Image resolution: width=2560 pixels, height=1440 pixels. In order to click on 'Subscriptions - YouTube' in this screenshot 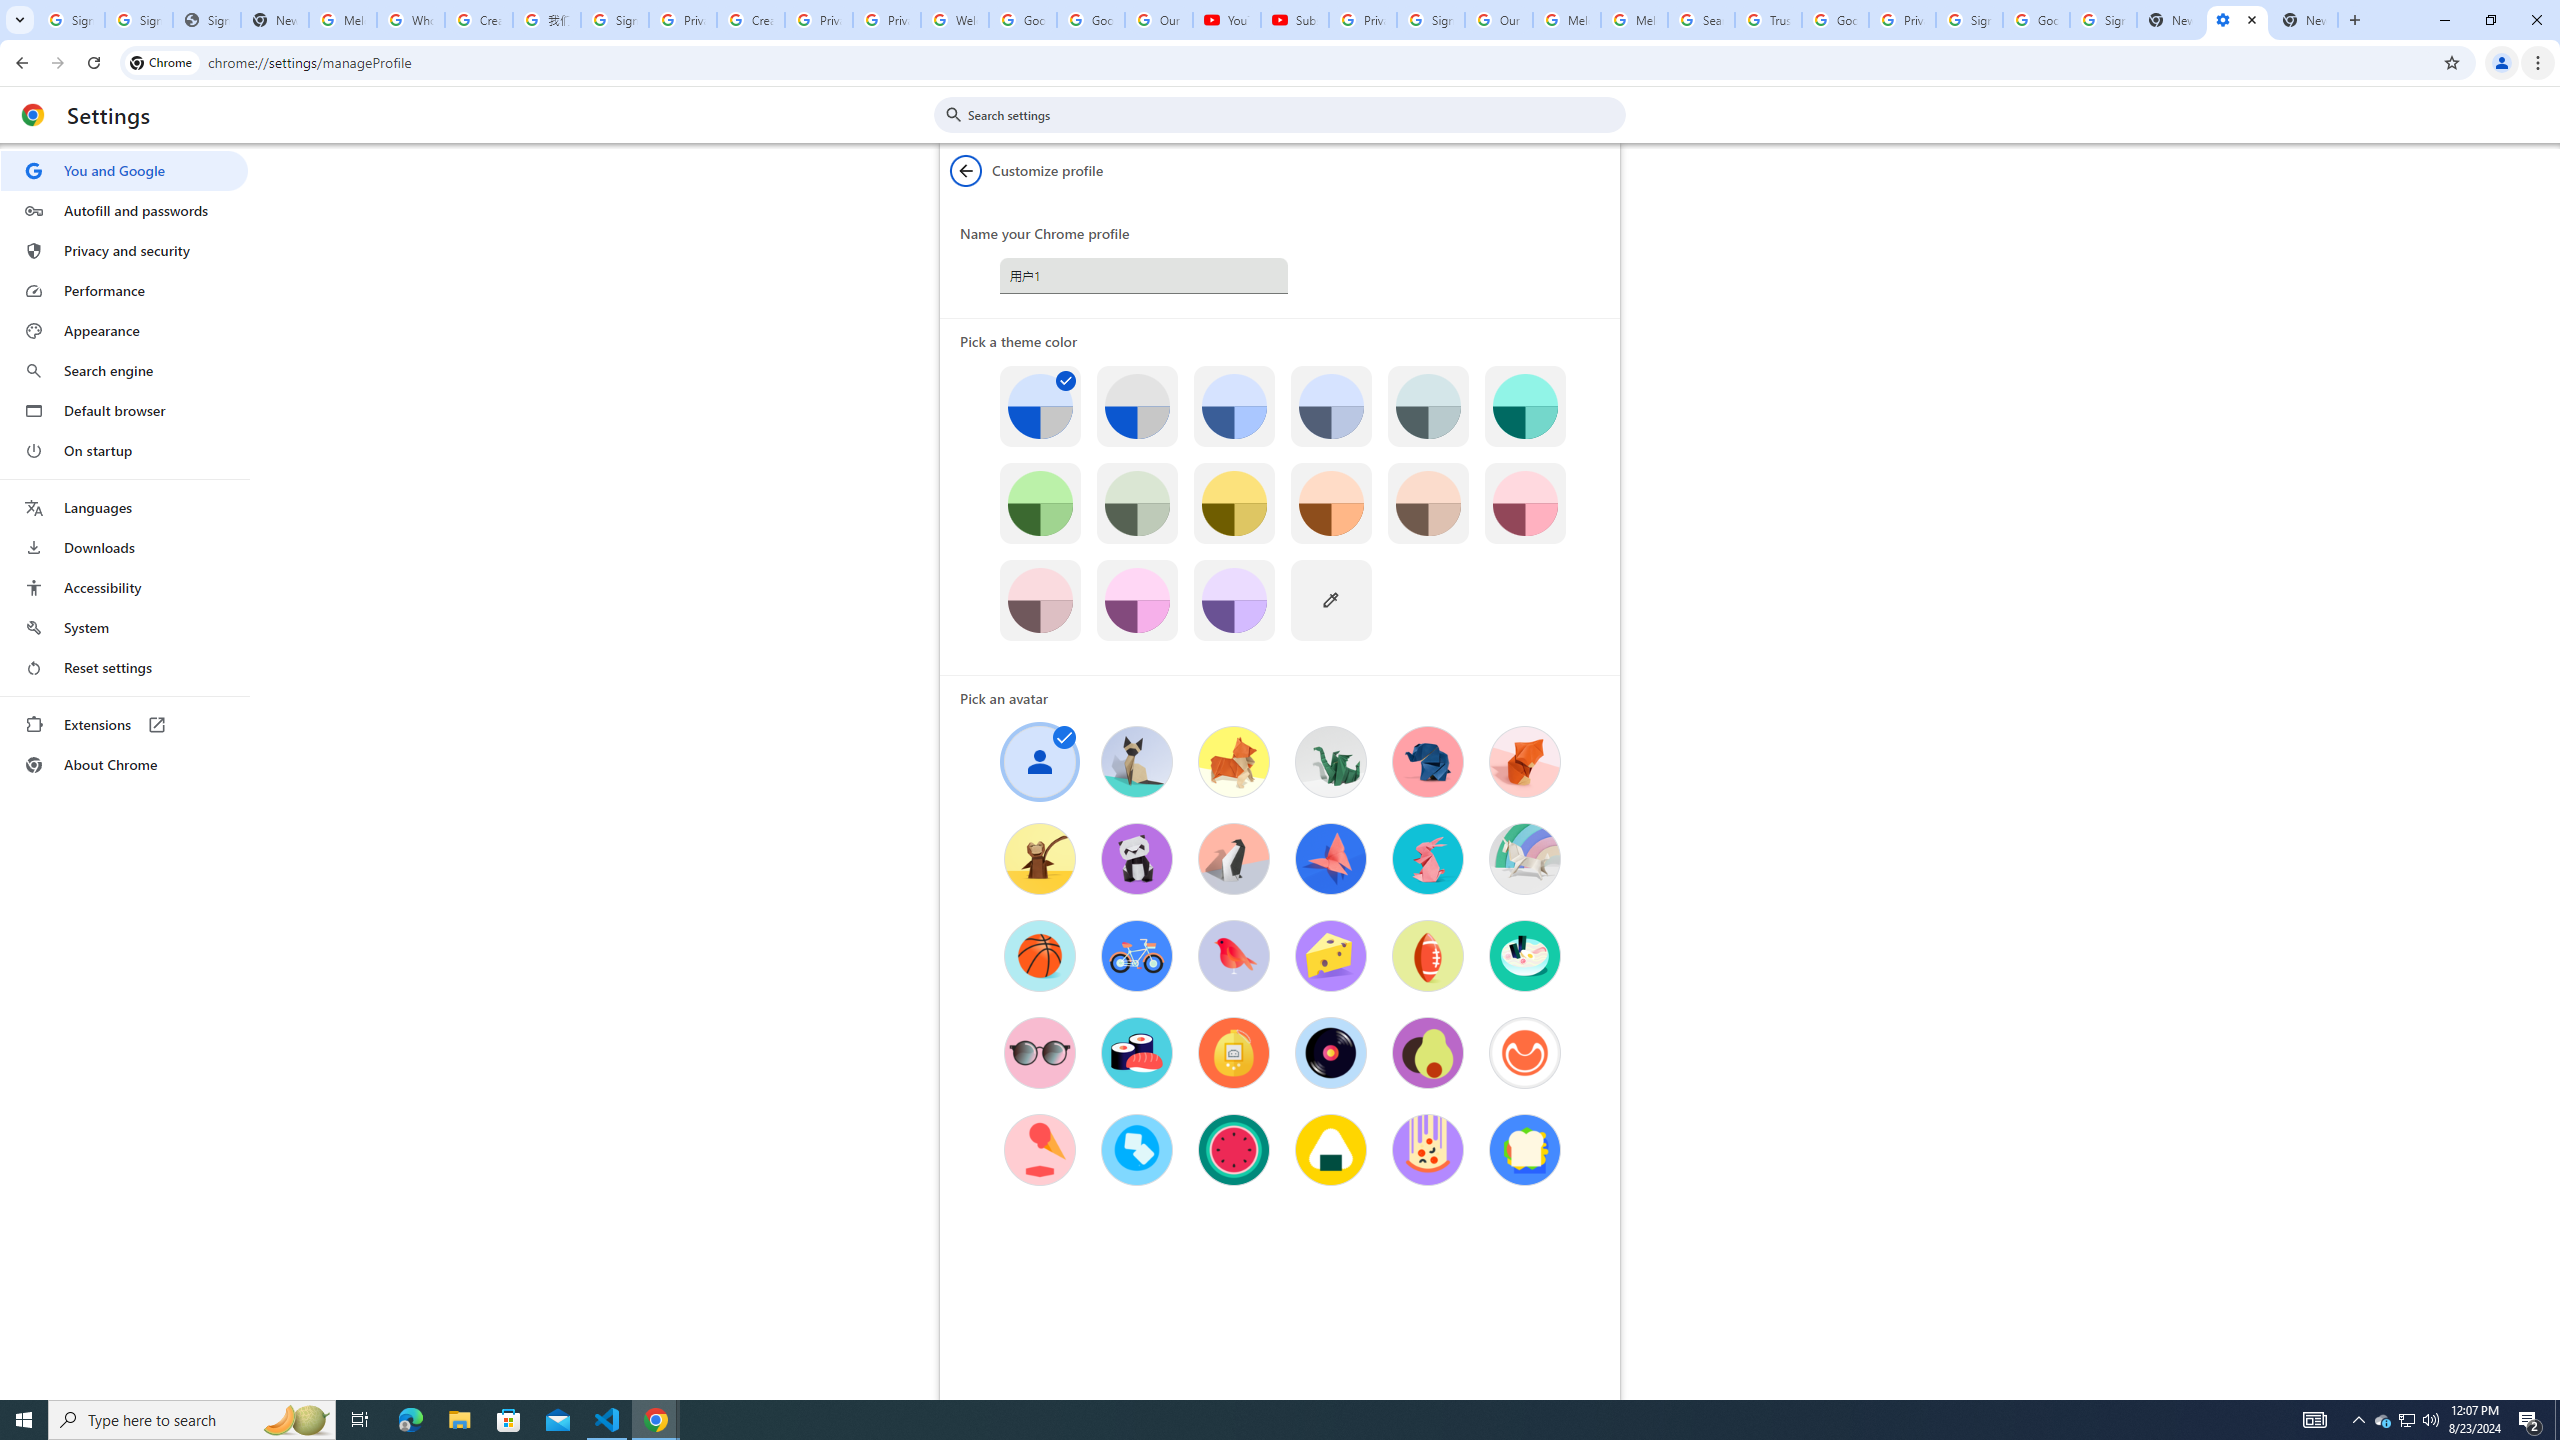, I will do `click(1295, 19)`.